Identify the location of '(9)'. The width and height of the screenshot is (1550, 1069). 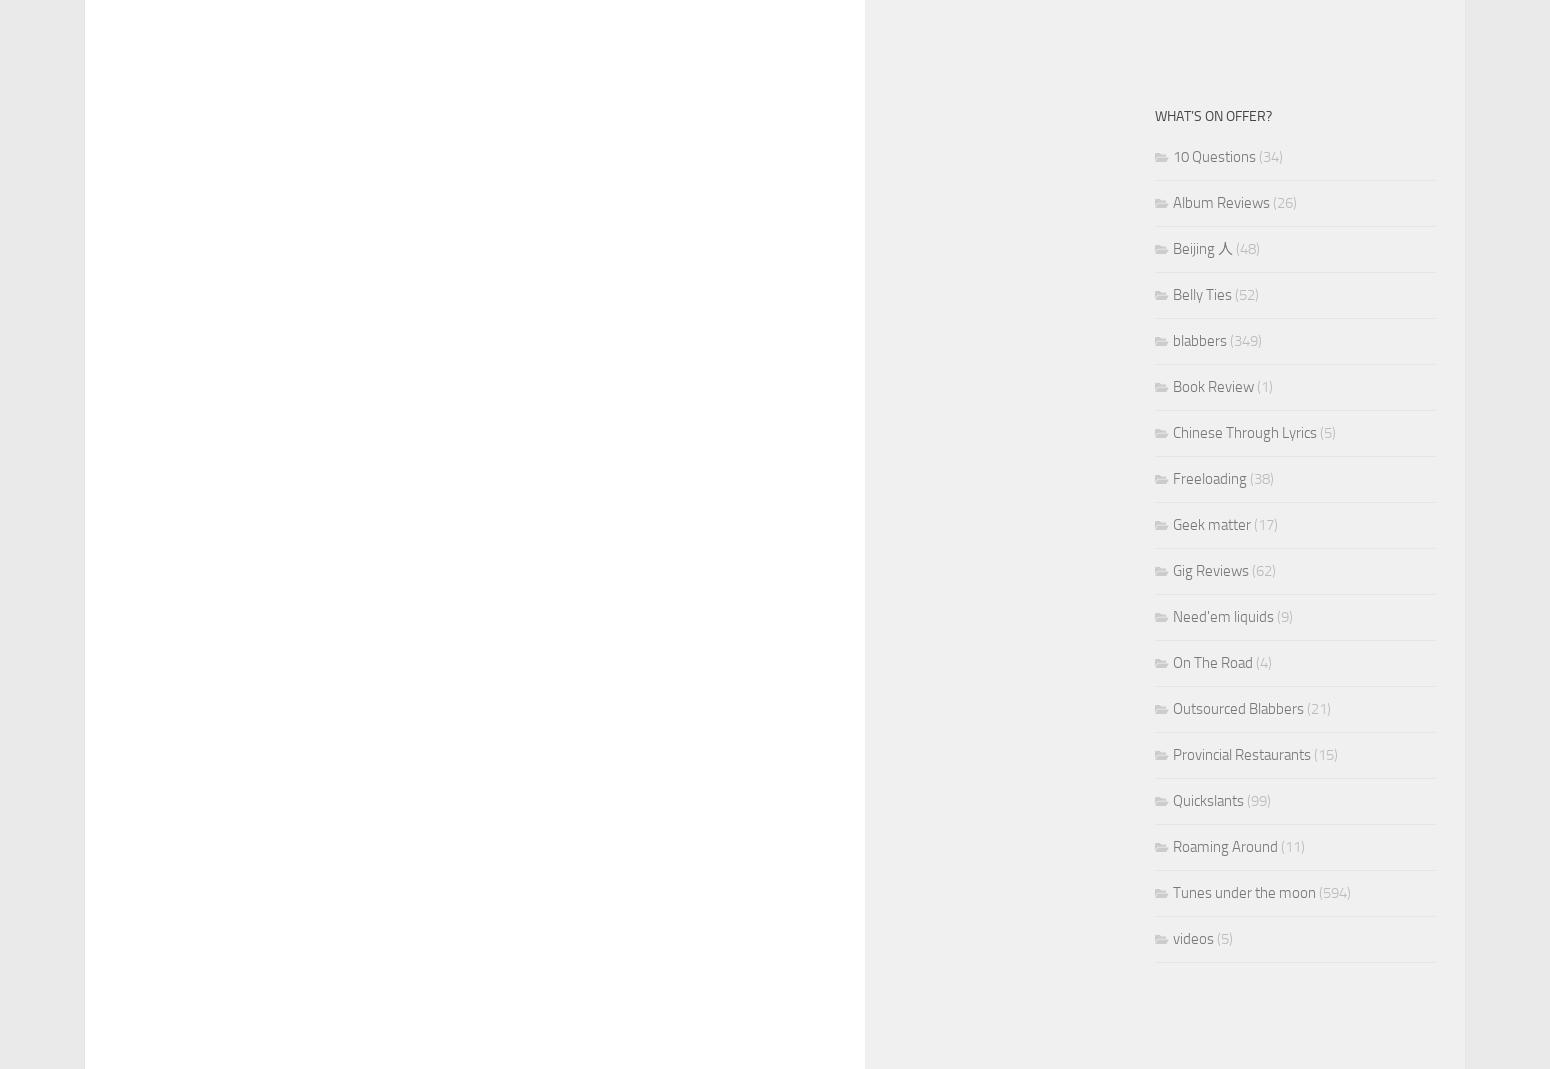
(1282, 617).